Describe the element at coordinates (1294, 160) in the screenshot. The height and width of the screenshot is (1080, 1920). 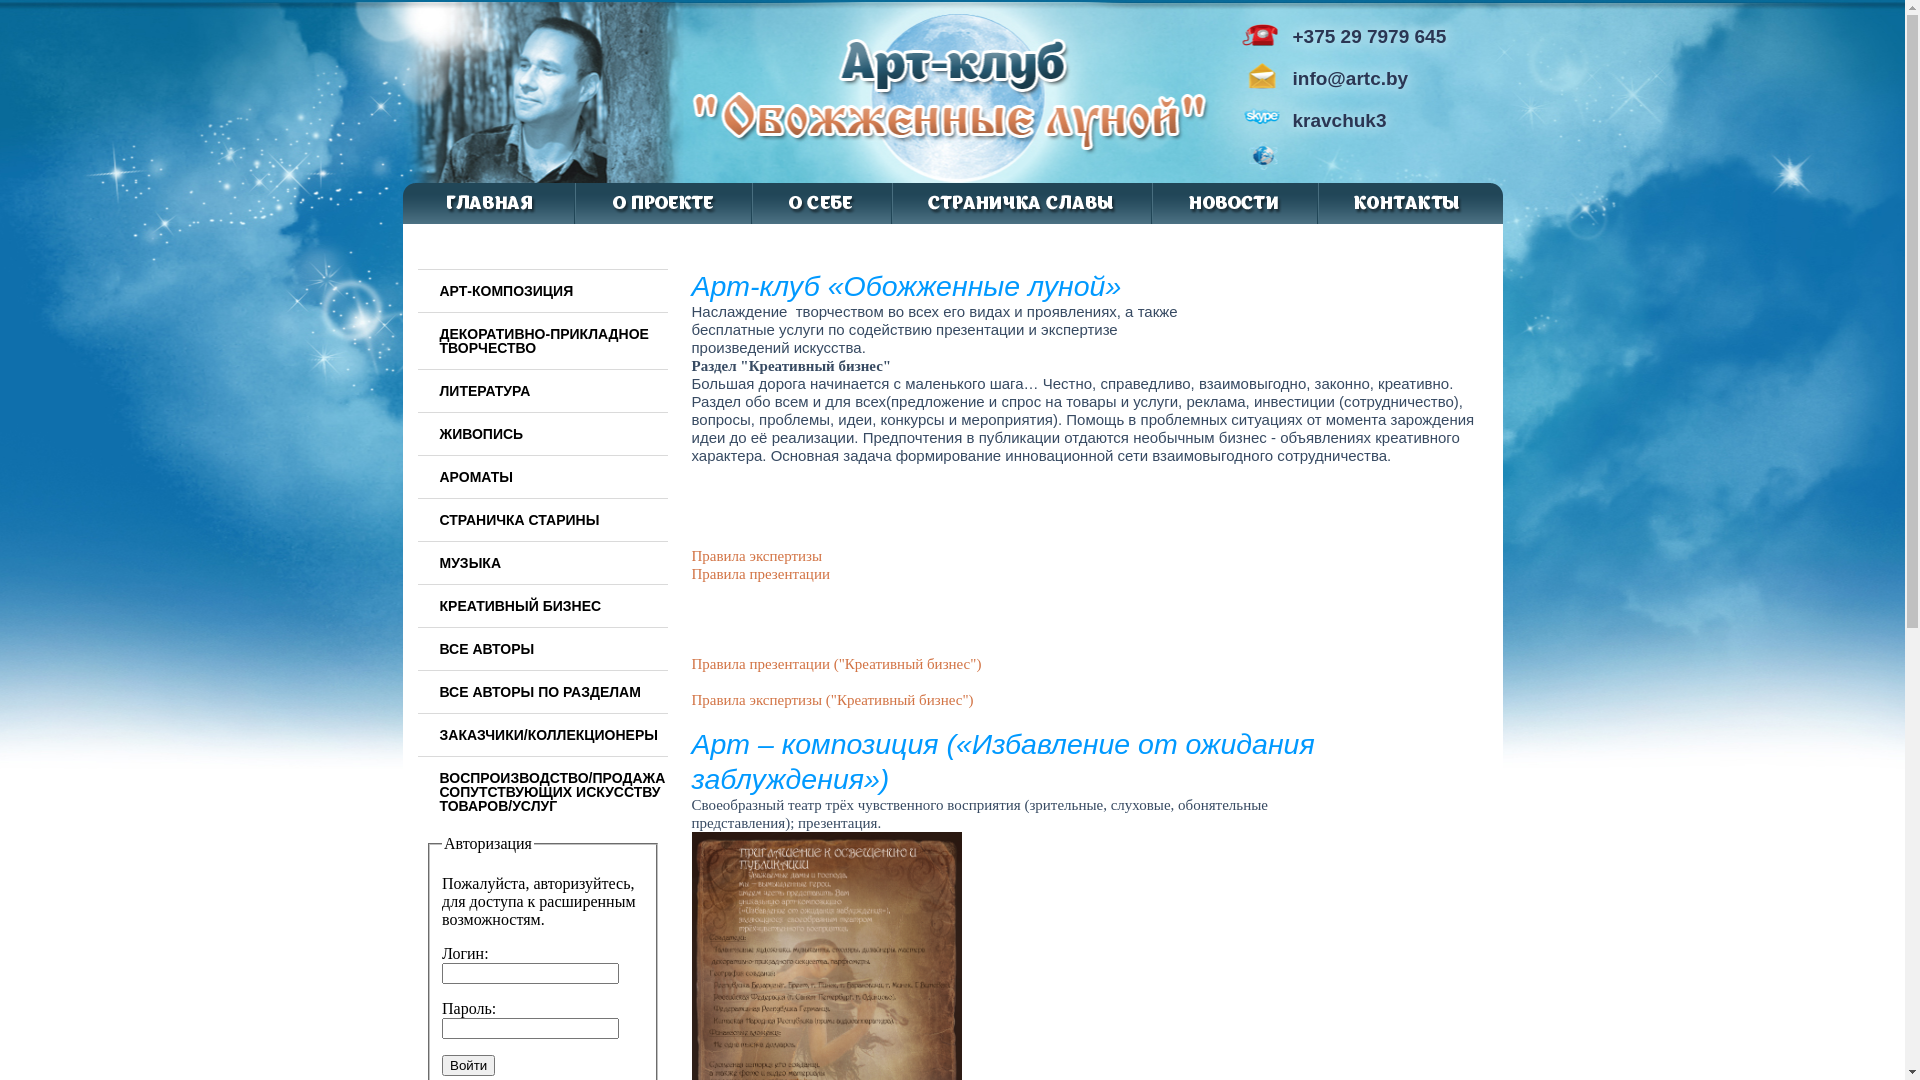
I see `' '` at that location.